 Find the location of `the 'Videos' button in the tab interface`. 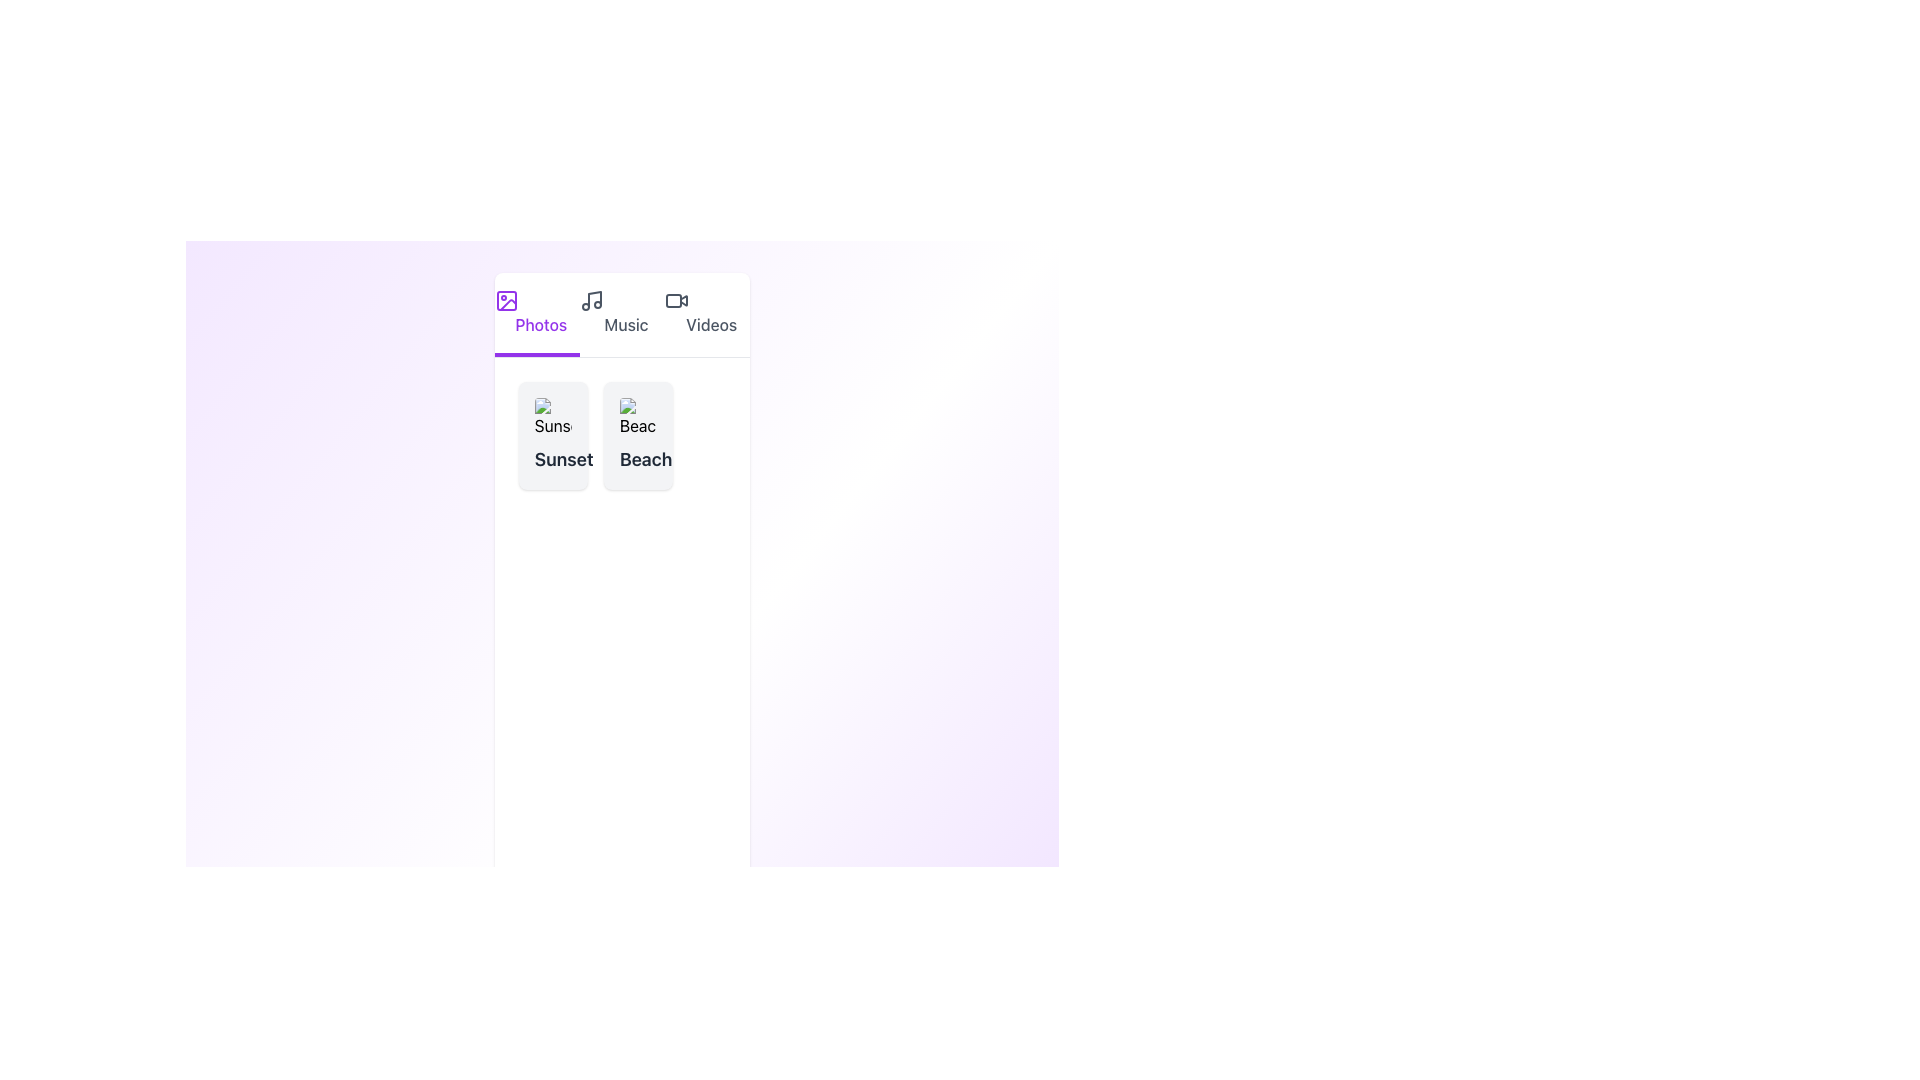

the 'Videos' button in the tab interface is located at coordinates (707, 315).